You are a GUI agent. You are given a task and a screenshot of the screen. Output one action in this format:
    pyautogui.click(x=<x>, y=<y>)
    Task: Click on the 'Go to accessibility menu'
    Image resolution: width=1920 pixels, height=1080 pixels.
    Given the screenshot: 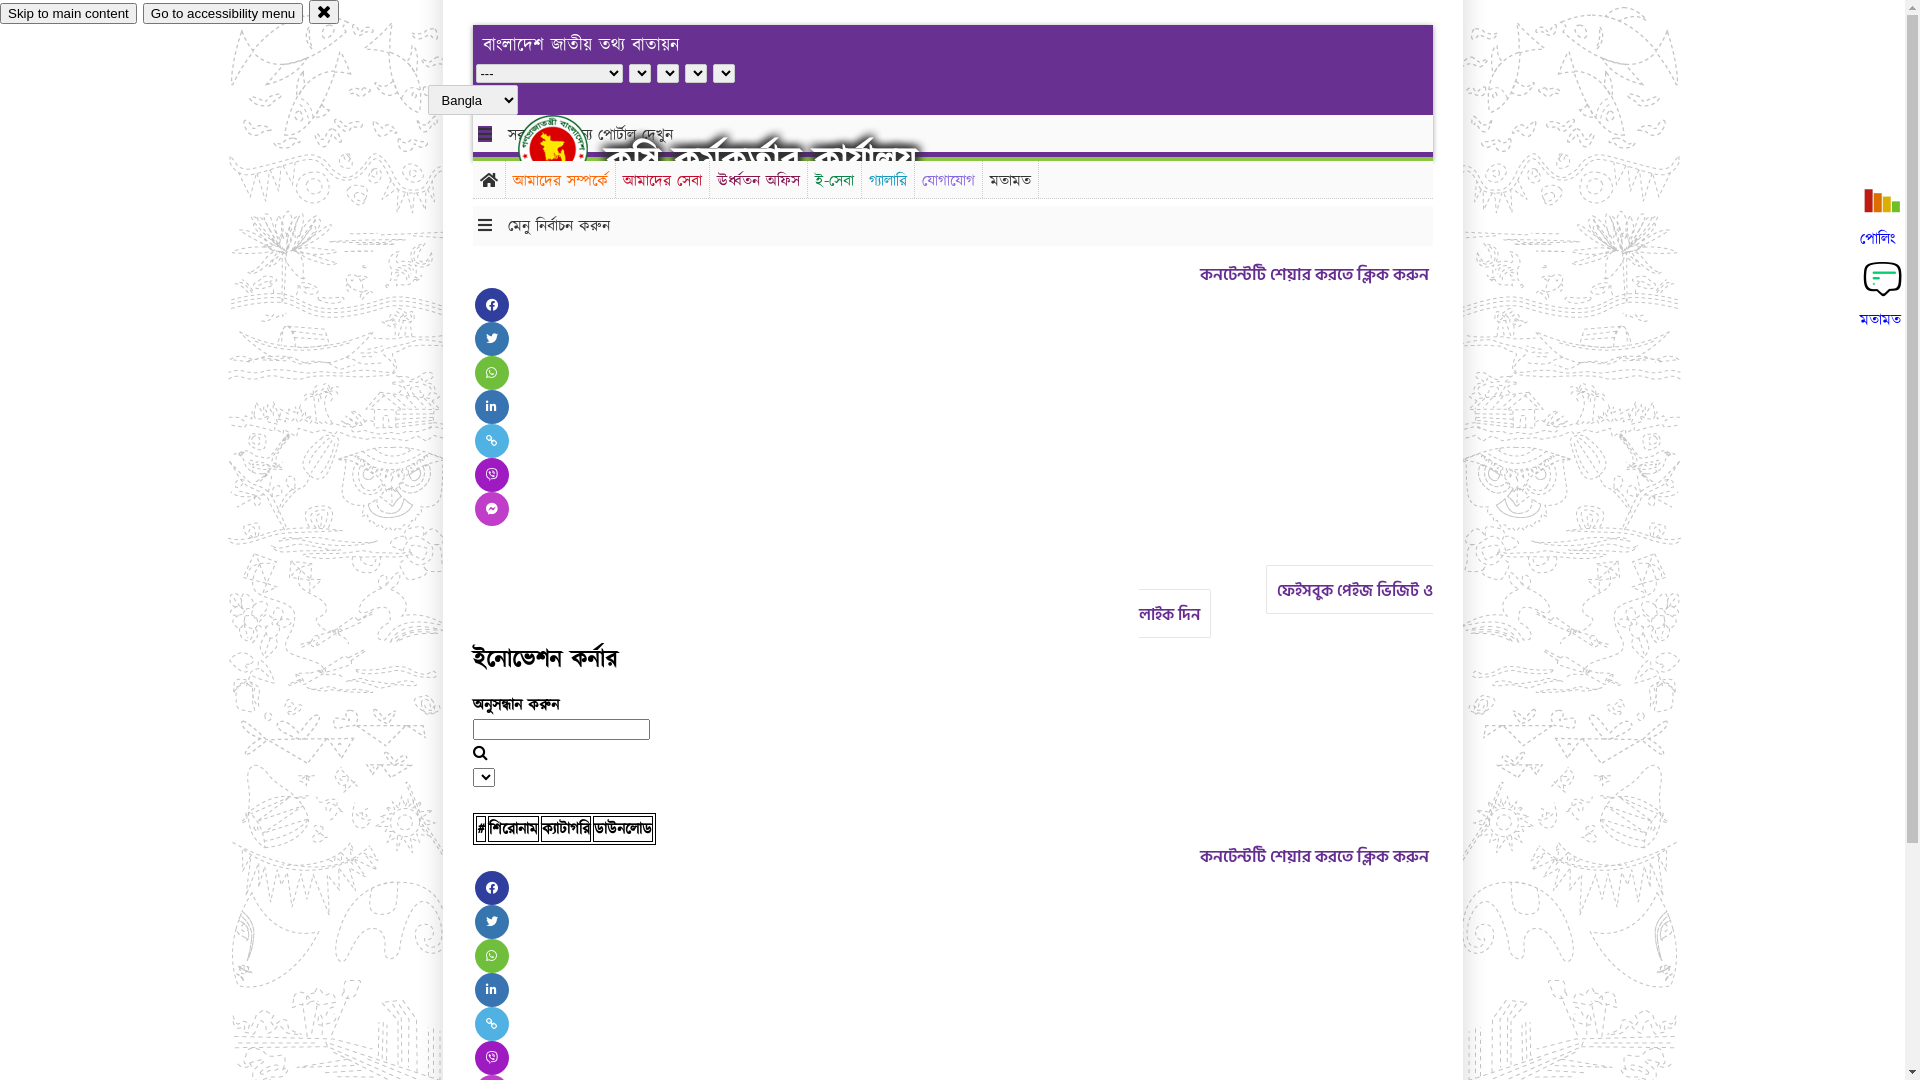 What is the action you would take?
    pyautogui.click(x=222, y=13)
    